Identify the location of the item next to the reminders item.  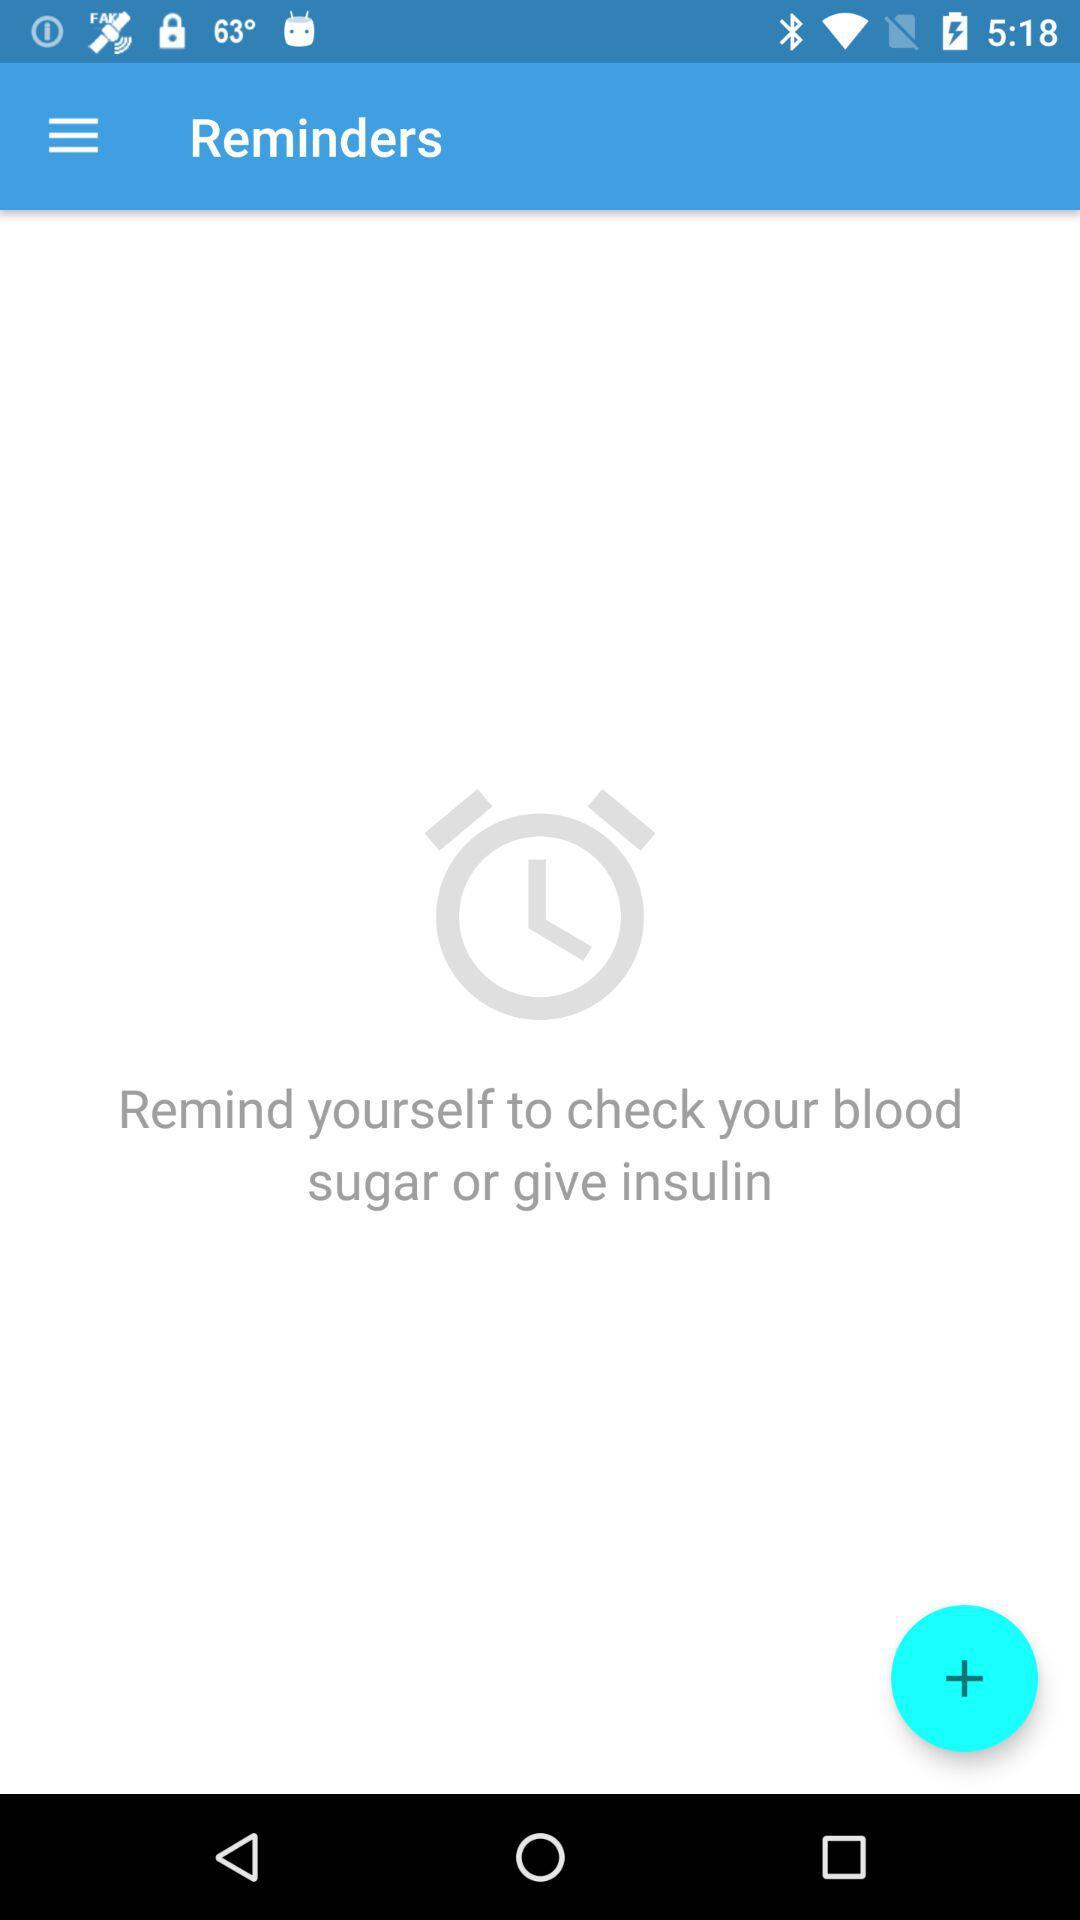
(72, 135).